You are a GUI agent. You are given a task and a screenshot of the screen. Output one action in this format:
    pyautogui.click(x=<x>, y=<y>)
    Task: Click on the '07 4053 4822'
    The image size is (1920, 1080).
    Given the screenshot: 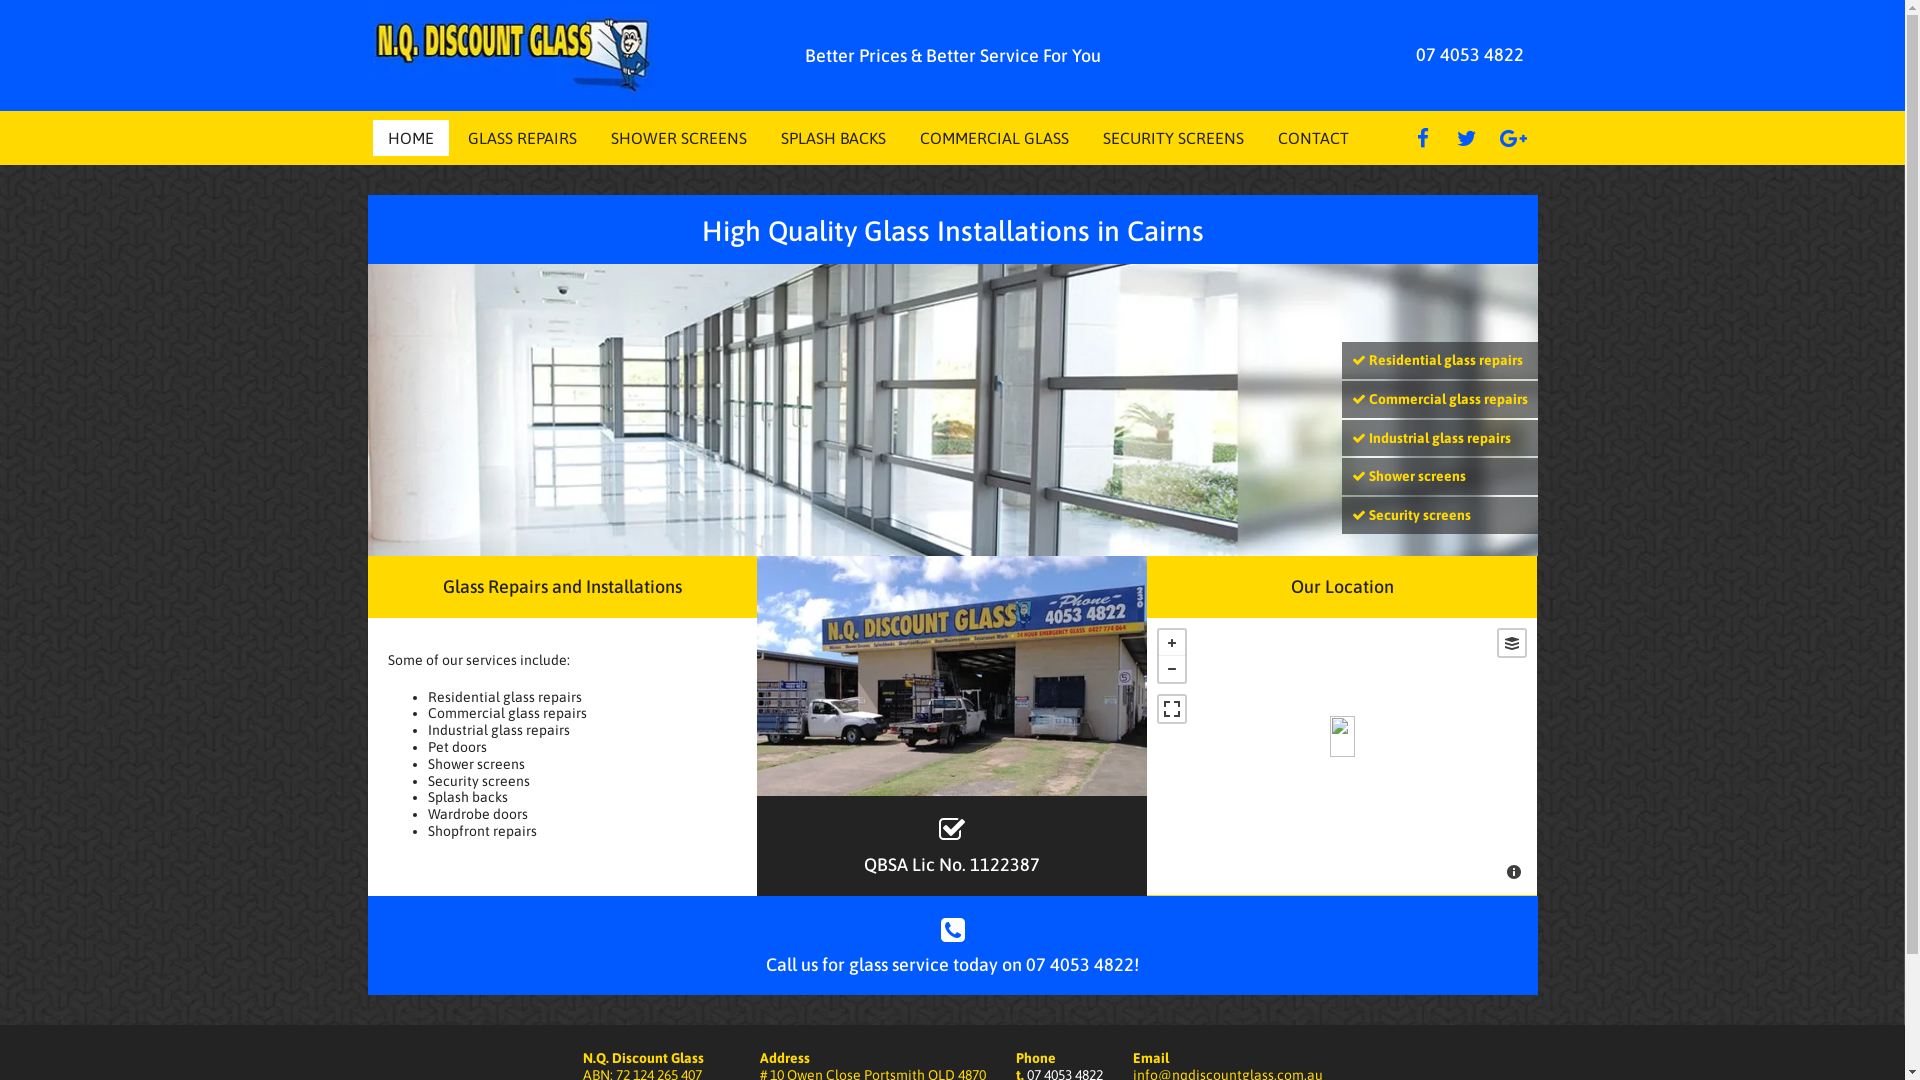 What is the action you would take?
    pyautogui.click(x=1469, y=53)
    